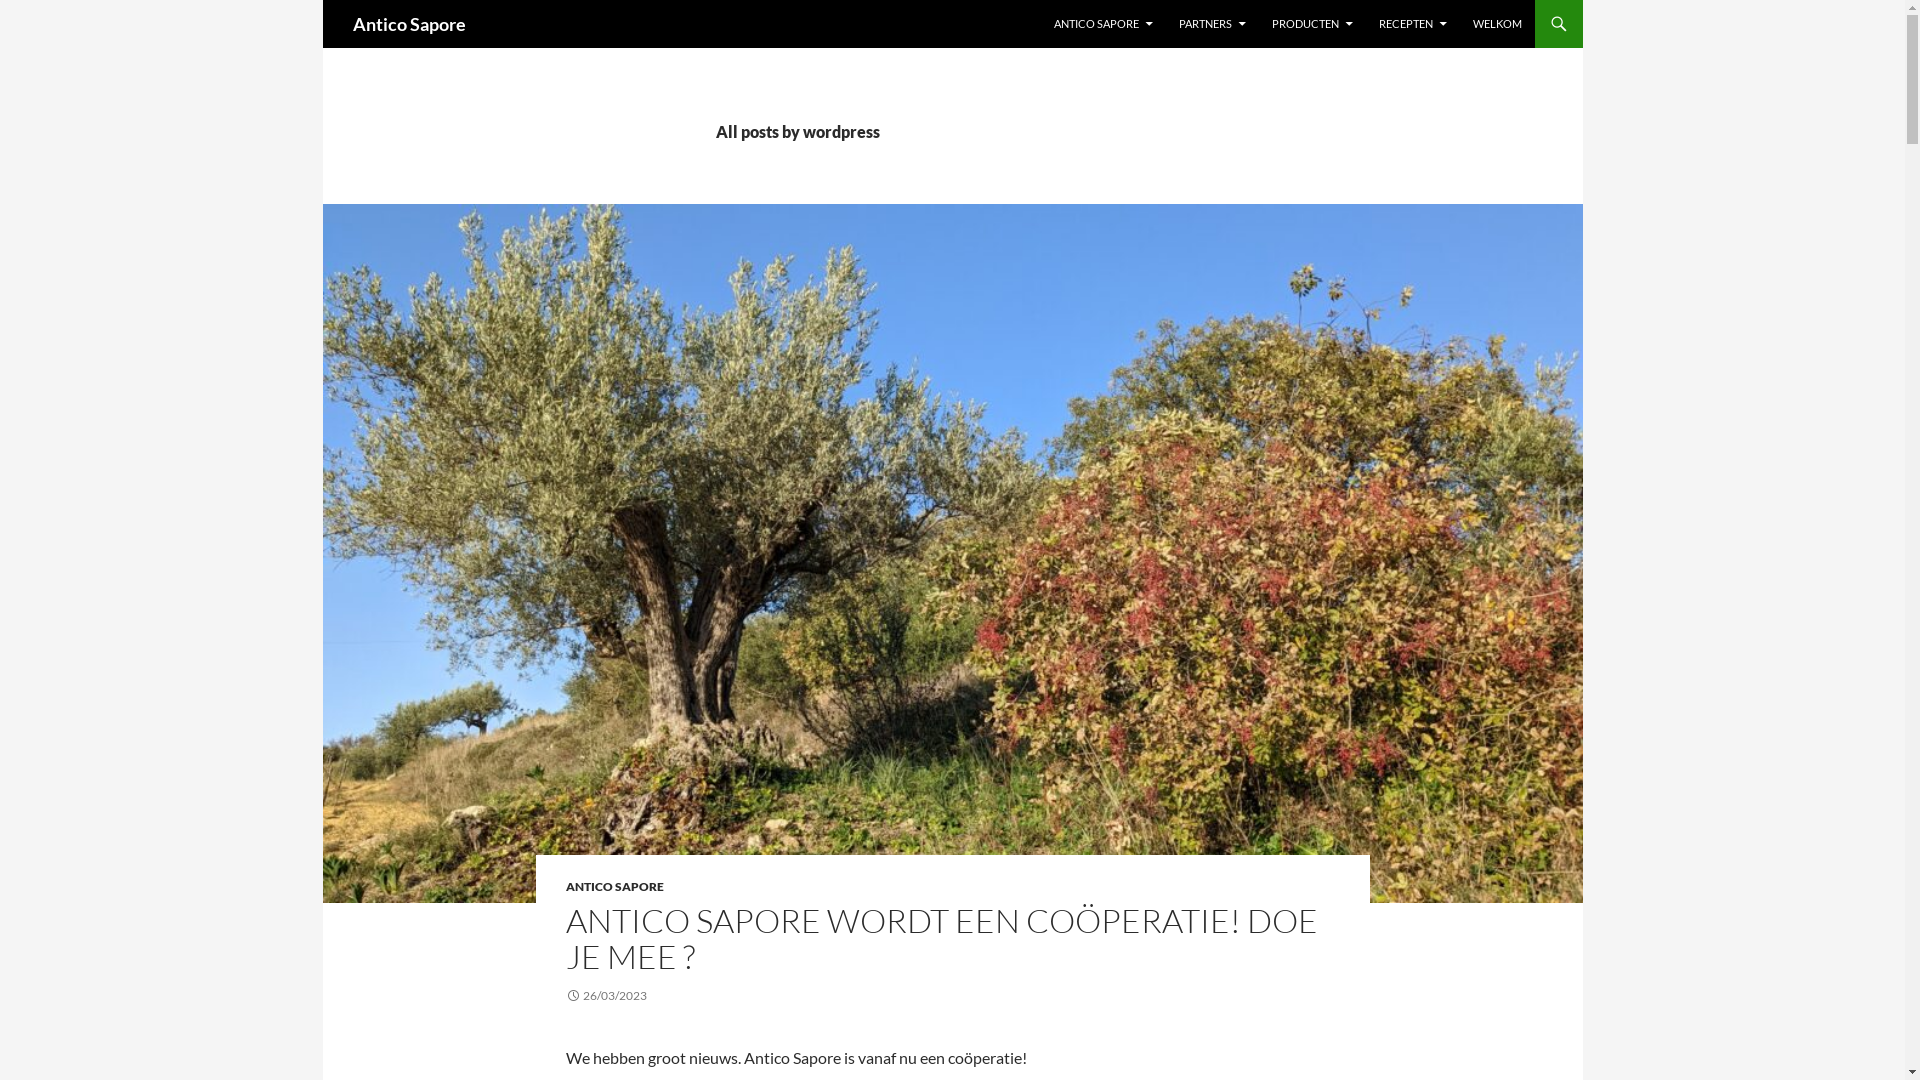  I want to click on 'WELKOM', so click(1496, 23).